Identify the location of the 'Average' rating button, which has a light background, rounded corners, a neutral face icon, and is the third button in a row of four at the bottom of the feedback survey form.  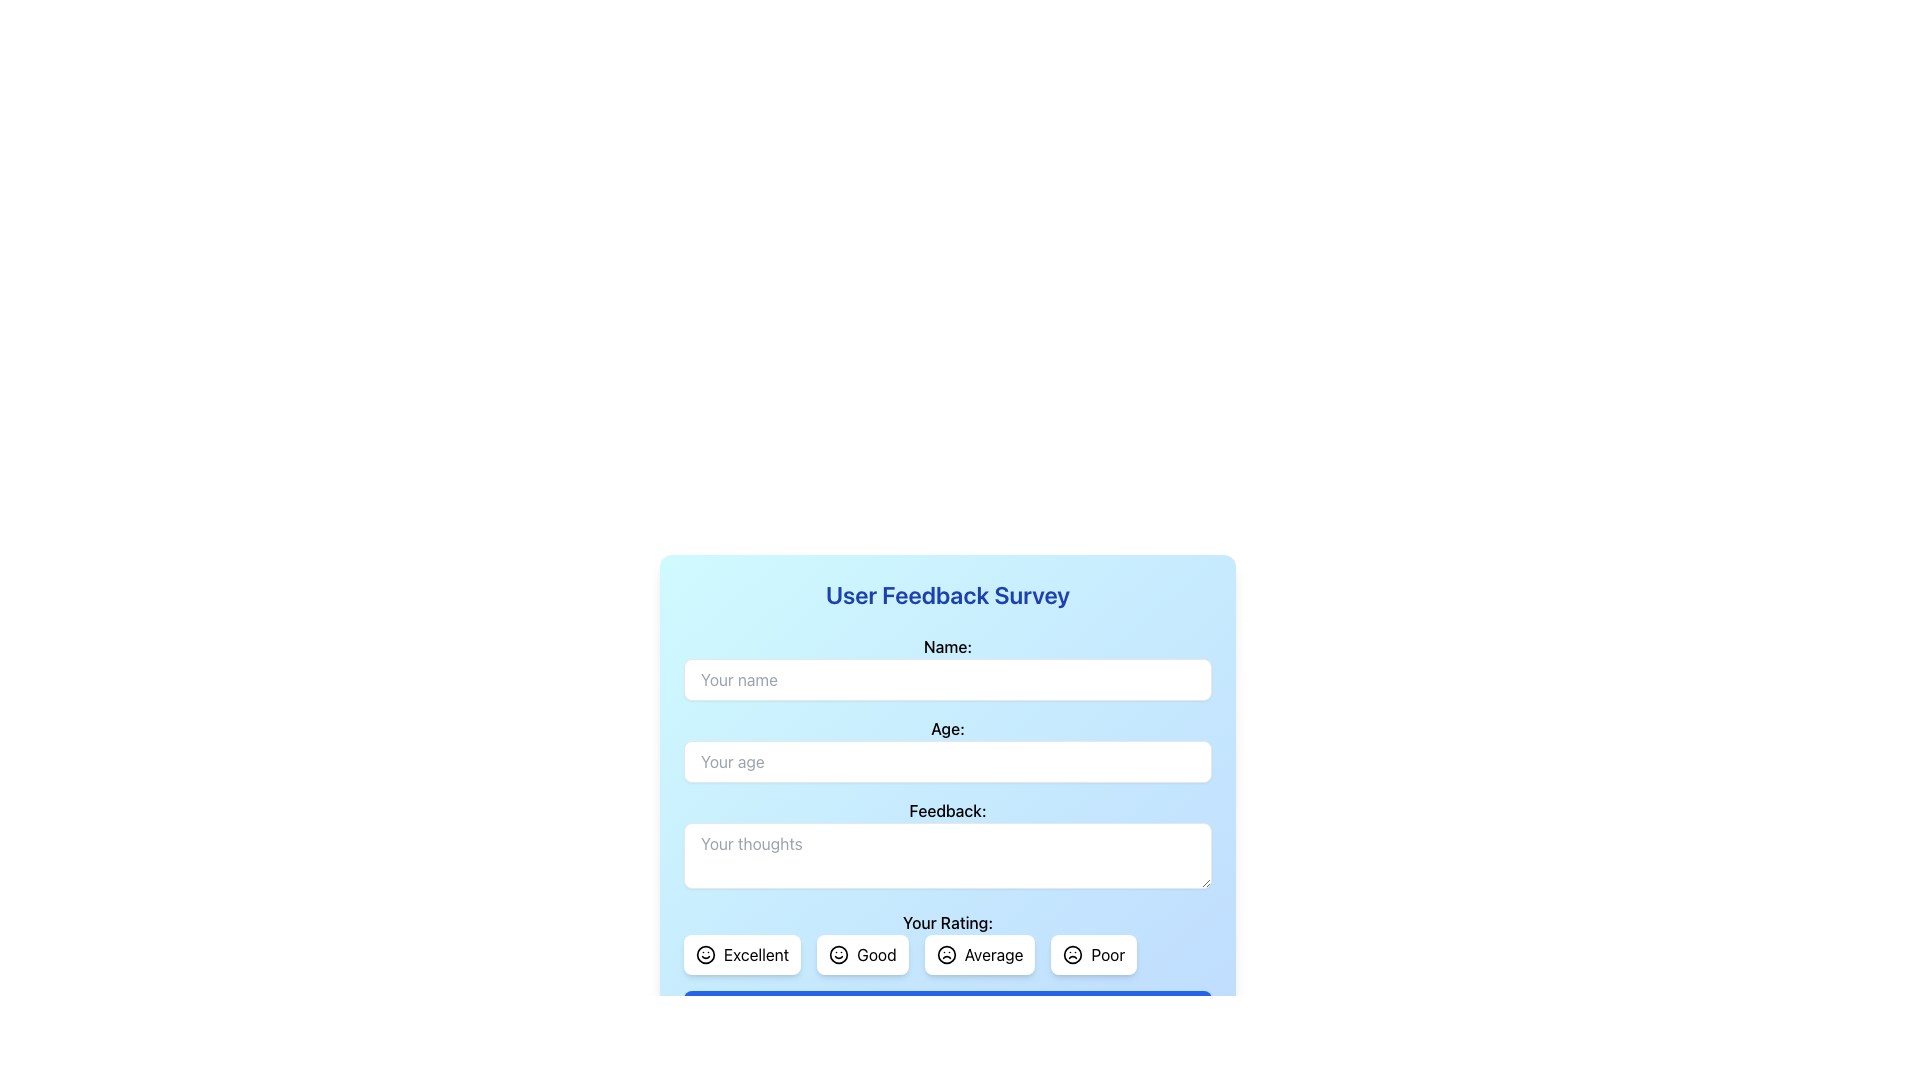
(979, 954).